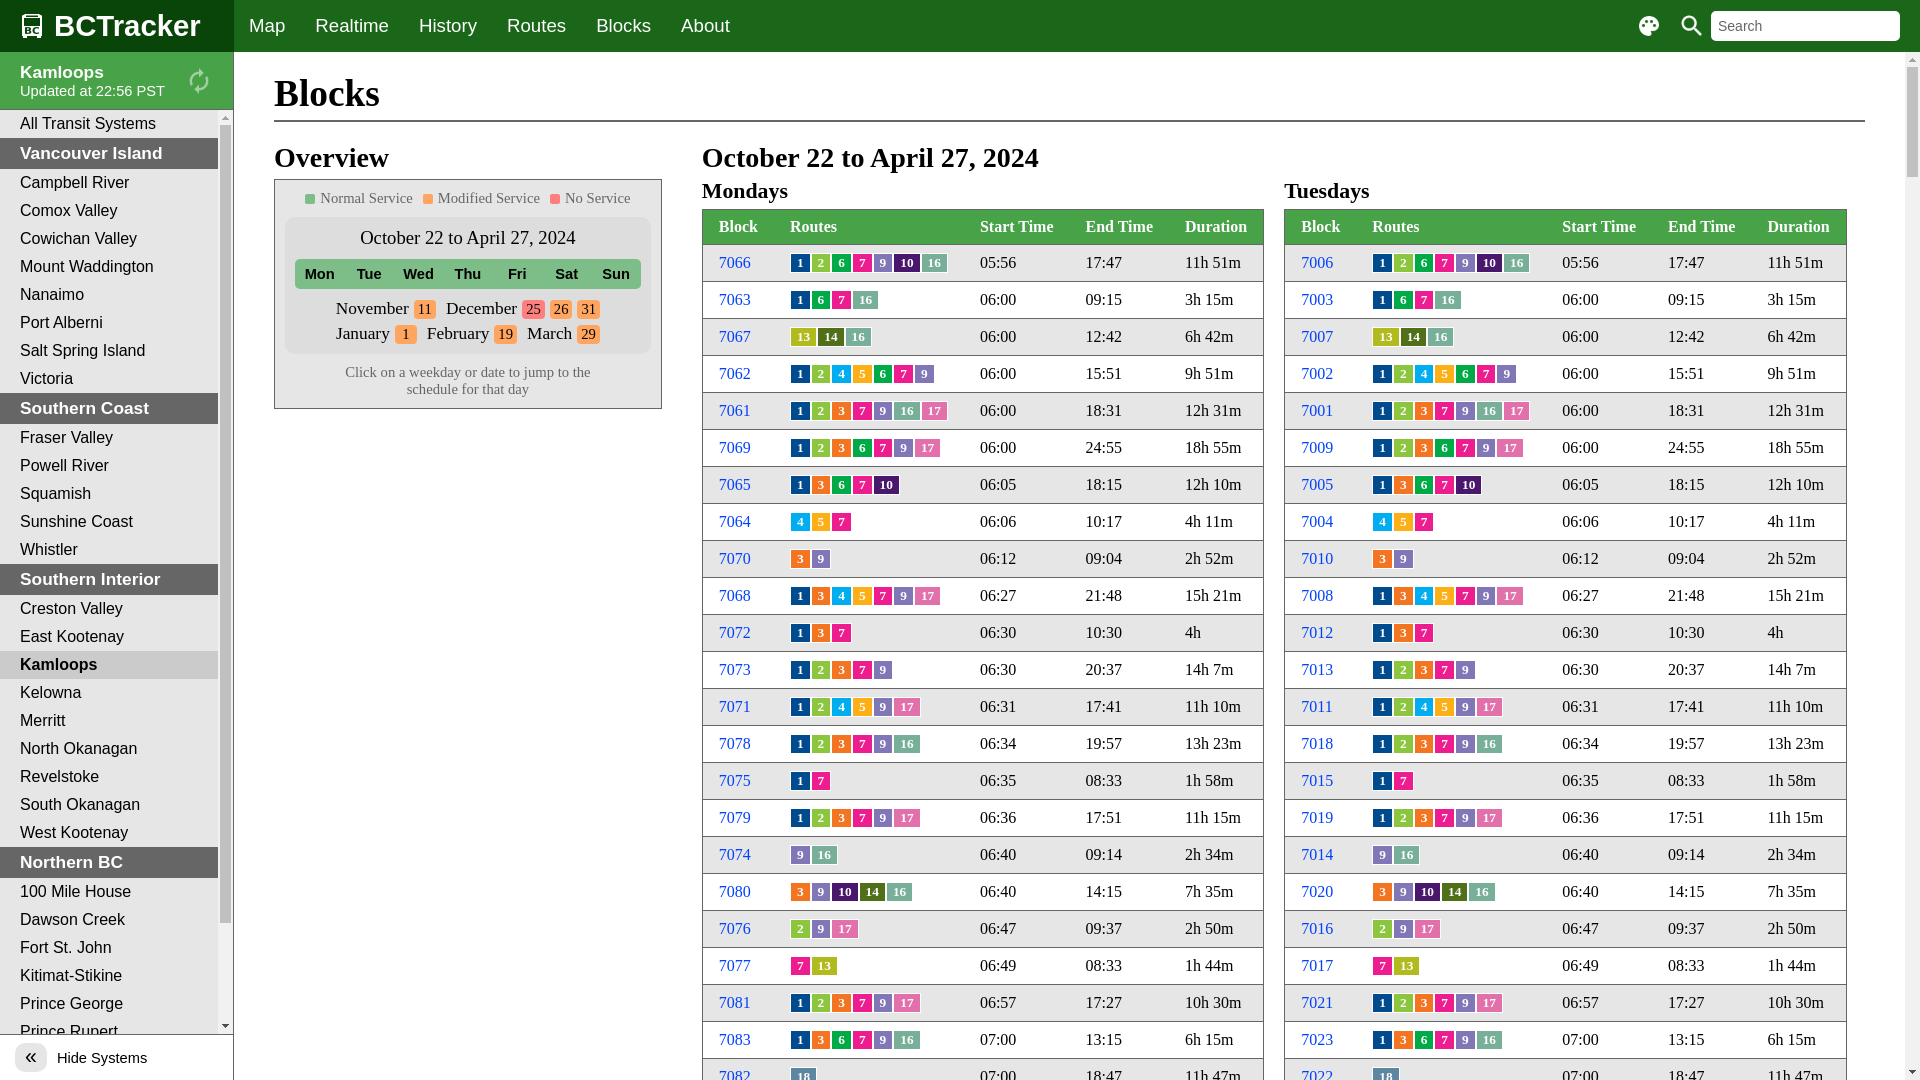 The image size is (1920, 1080). I want to click on '7', so click(862, 261).